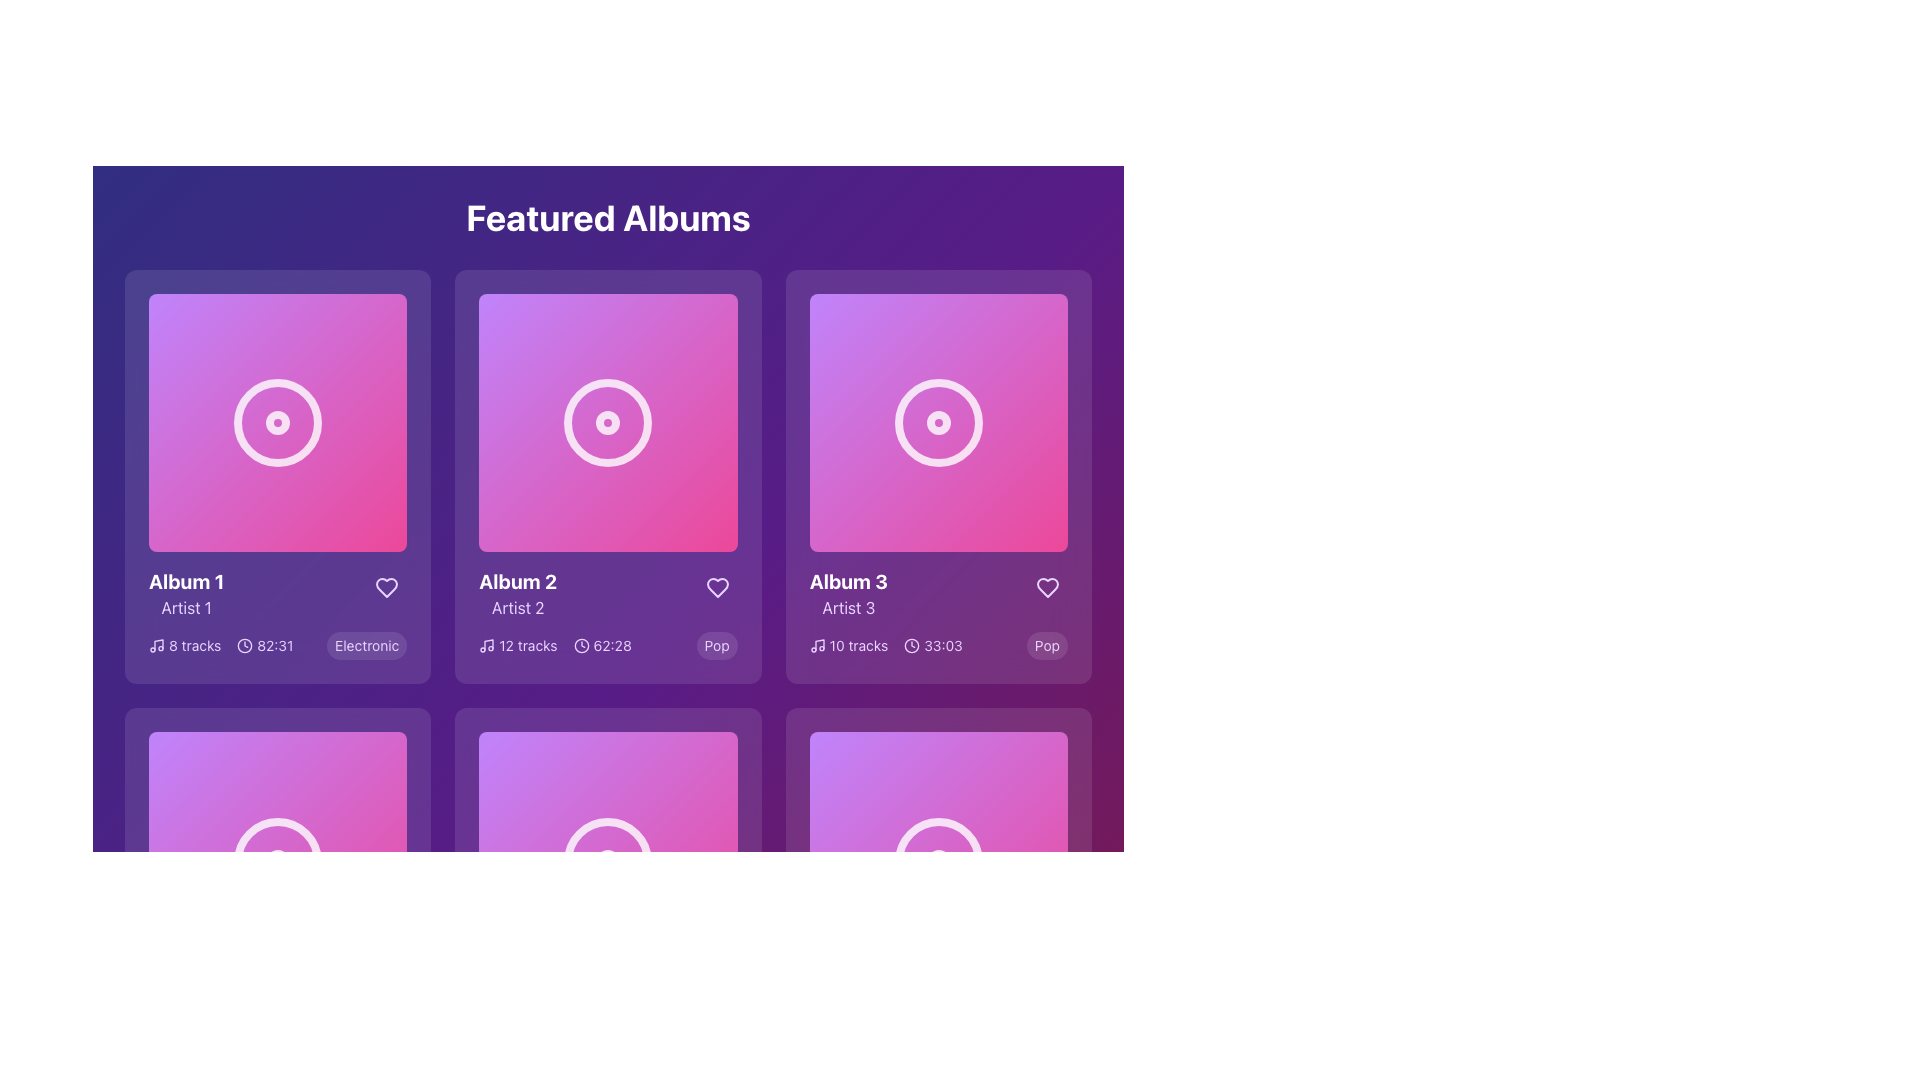 This screenshot has height=1080, width=1920. I want to click on the favorite icon located at the bottom-right corner of the card for 'Album 1' in the 'Featured Albums' section, so click(387, 587).